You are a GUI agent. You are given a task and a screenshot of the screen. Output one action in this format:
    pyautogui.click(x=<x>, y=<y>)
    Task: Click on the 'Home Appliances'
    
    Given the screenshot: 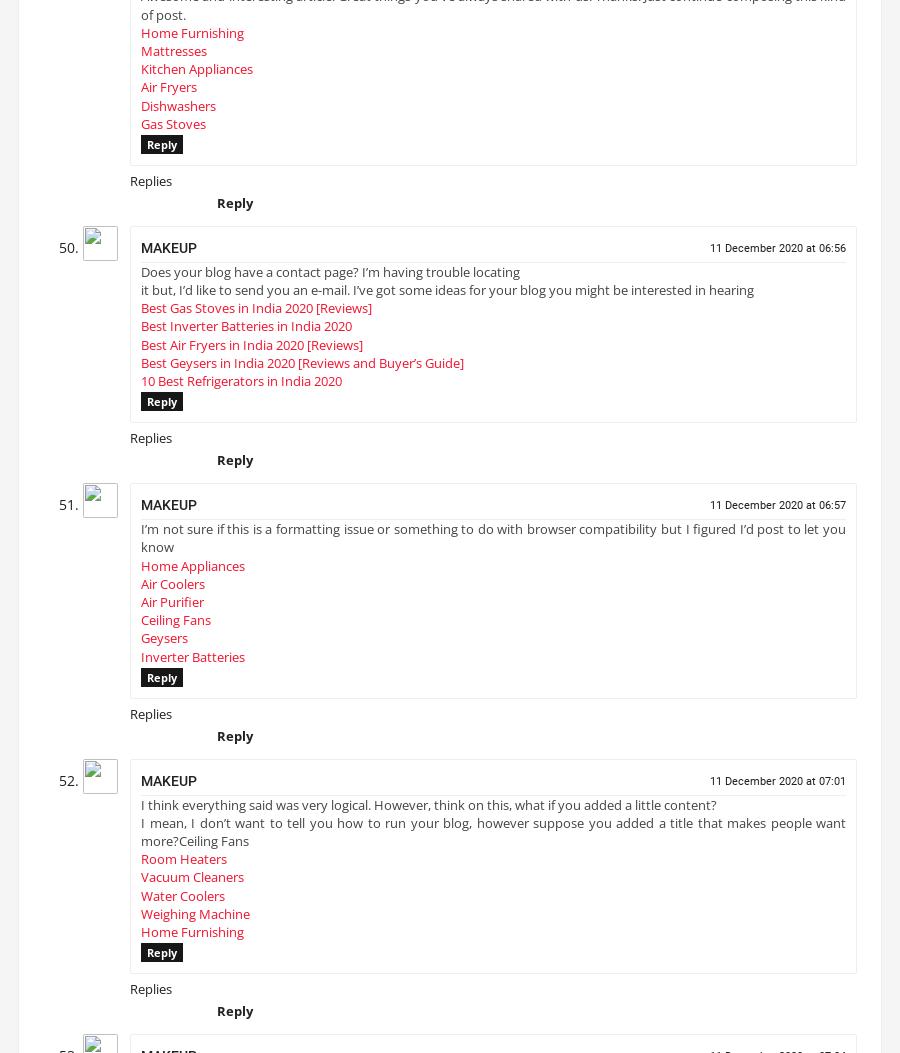 What is the action you would take?
    pyautogui.click(x=192, y=572)
    